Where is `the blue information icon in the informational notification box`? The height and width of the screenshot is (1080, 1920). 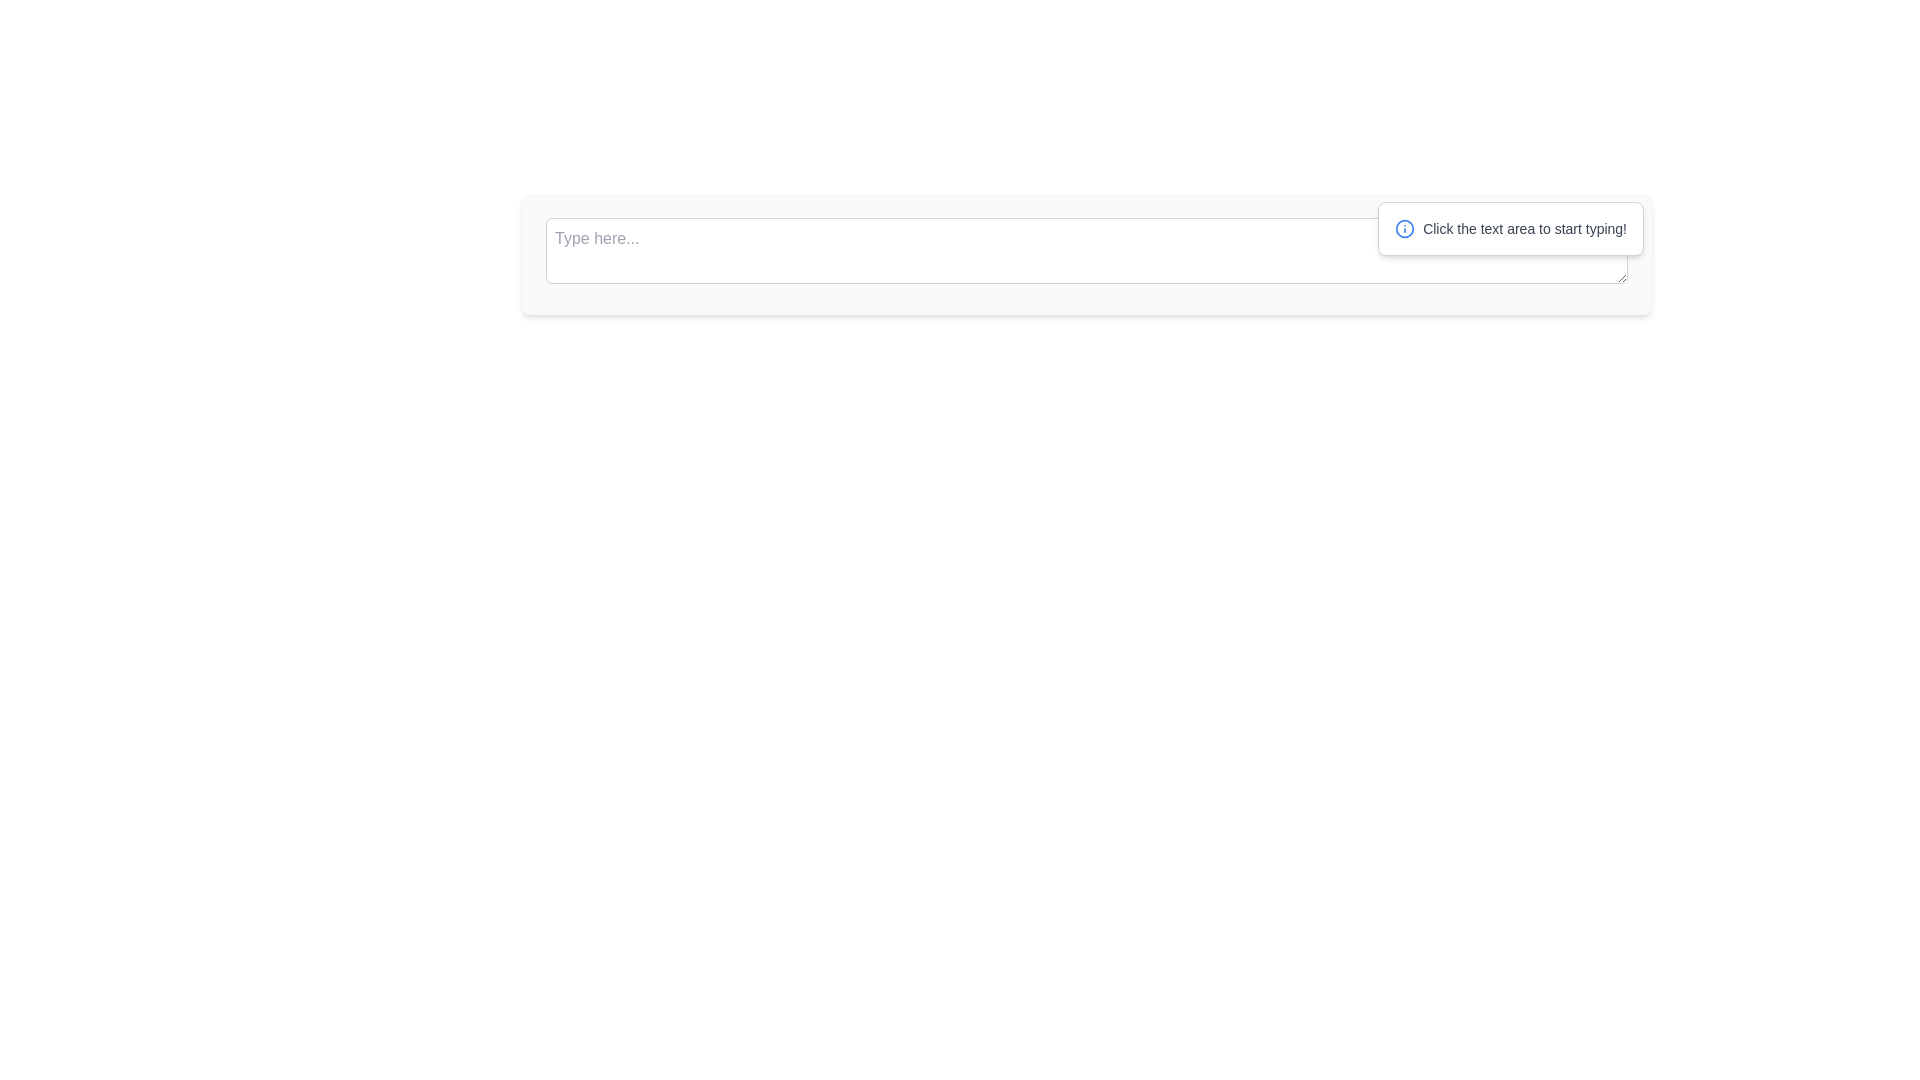
the blue information icon in the informational notification box is located at coordinates (1511, 227).